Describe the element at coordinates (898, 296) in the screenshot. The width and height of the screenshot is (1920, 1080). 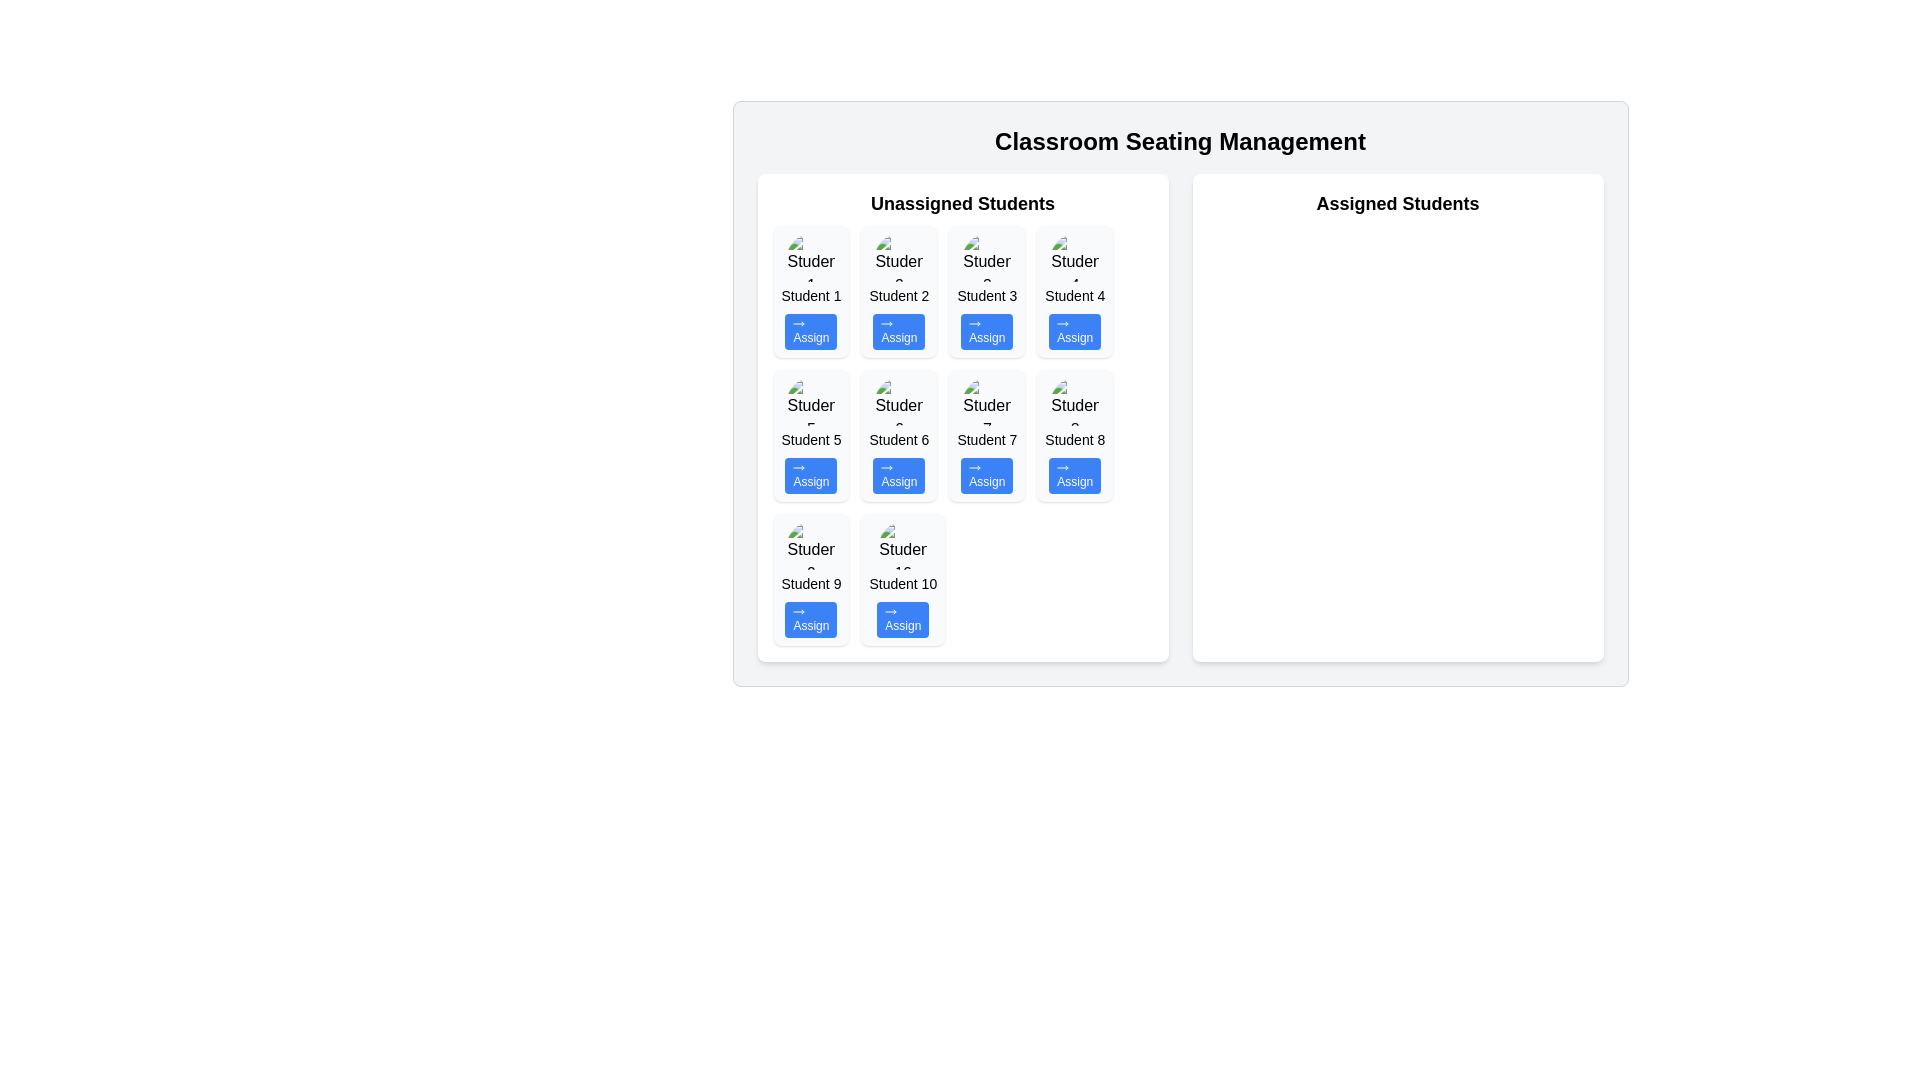
I see `the text label displaying 'Student 2' located in the third column of the 'Unassigned Students' list box, positioned beneath the student's avatar and above the 'Assign' button` at that location.